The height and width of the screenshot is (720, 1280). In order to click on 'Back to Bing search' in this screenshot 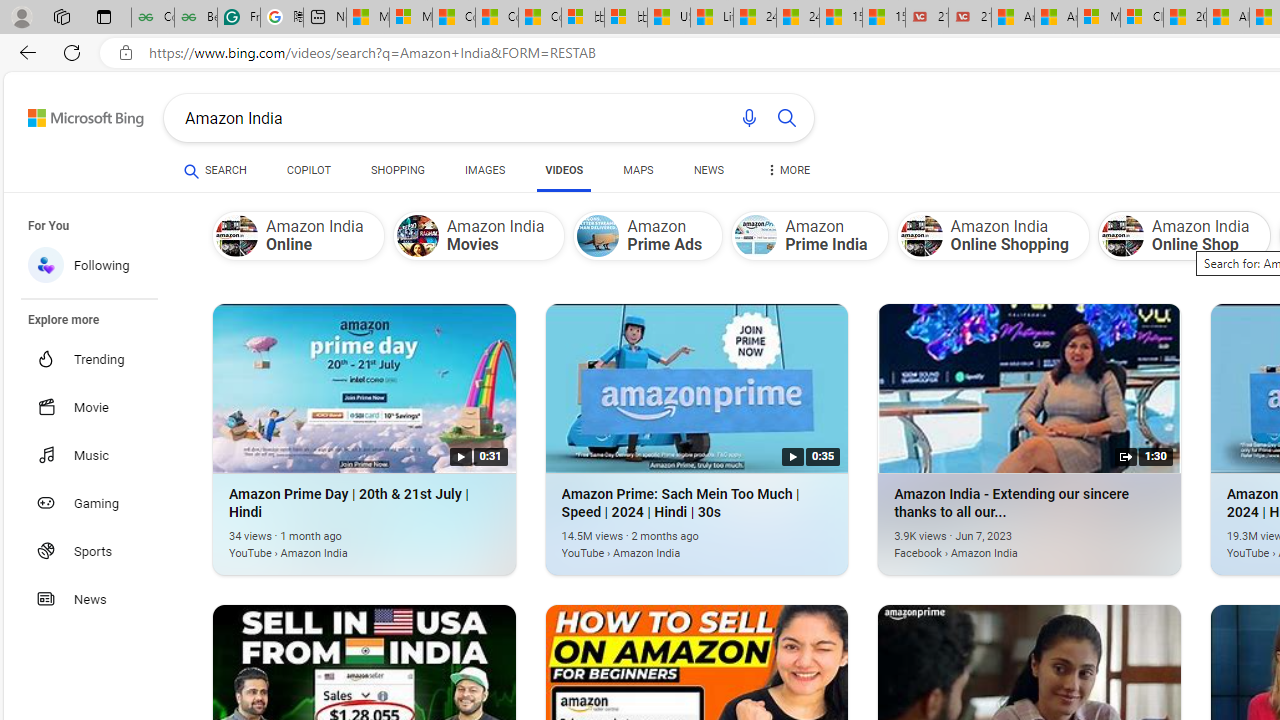, I will do `click(73, 114)`.